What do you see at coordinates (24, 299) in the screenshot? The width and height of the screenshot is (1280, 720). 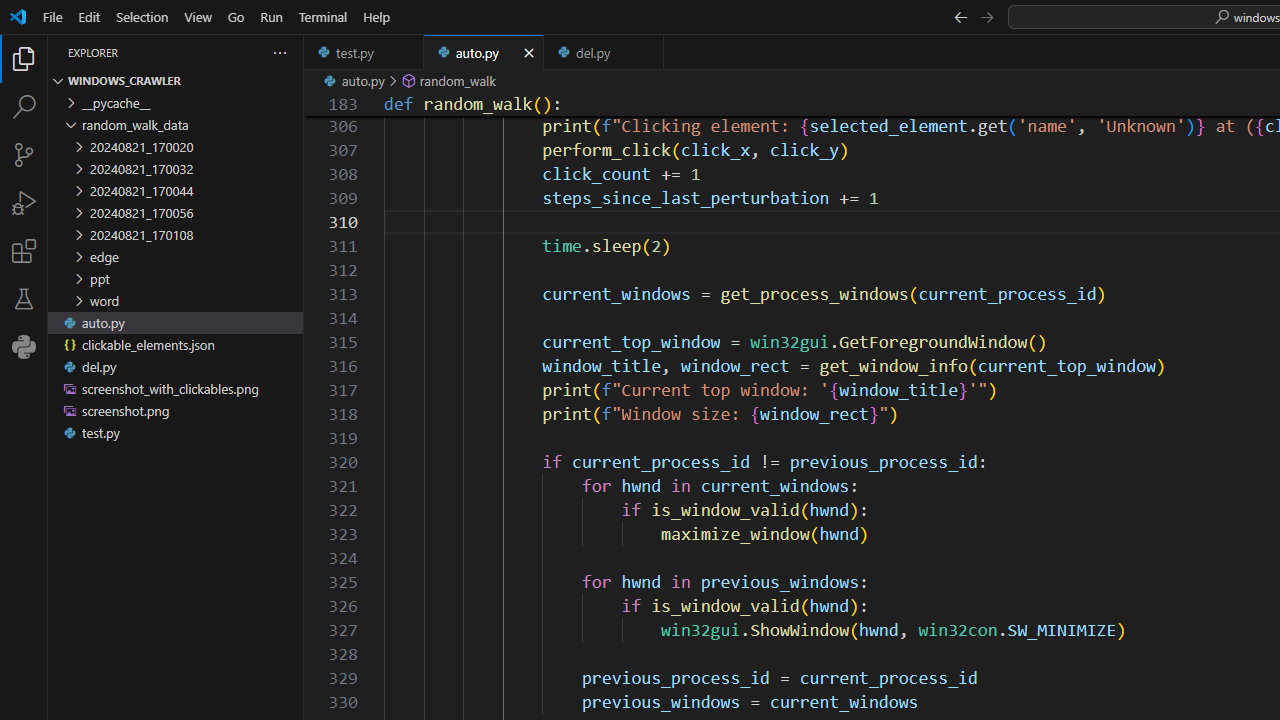 I see `'Testing'` at bounding box center [24, 299].